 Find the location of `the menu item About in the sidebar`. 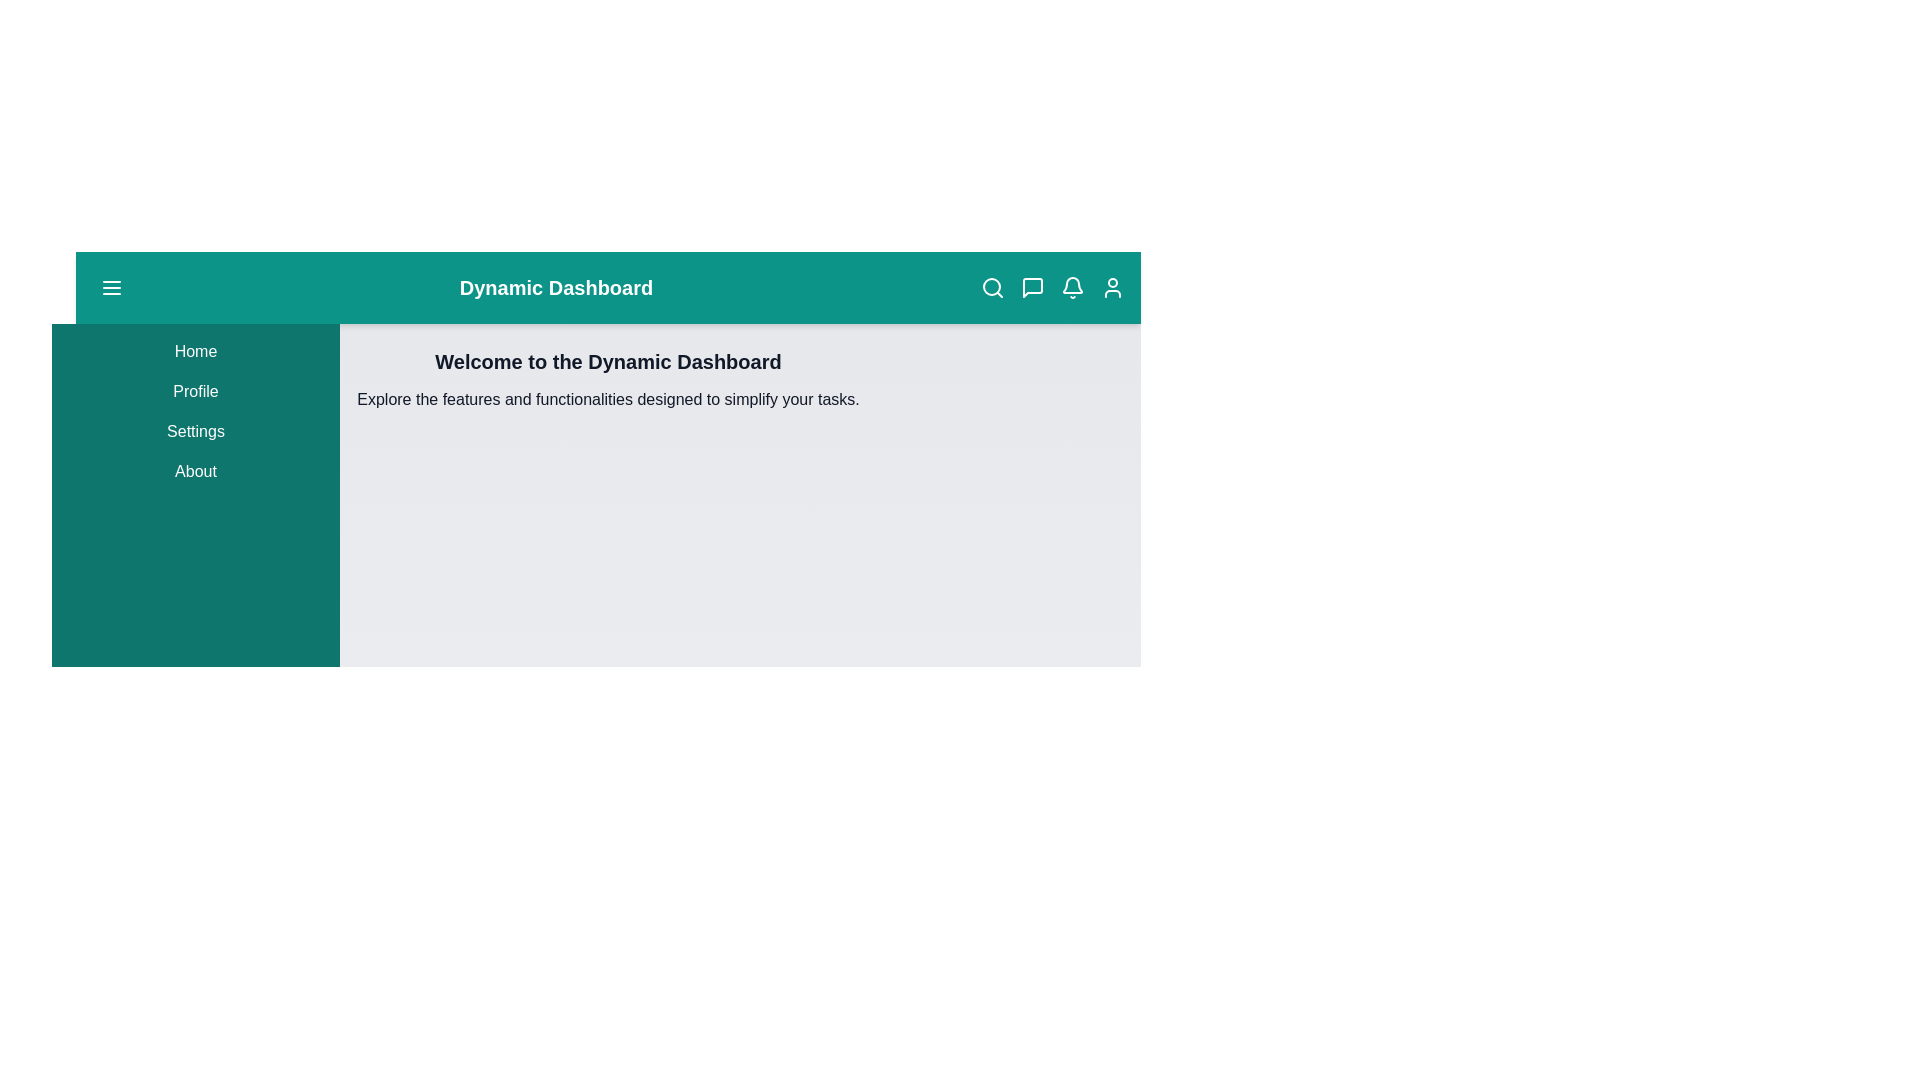

the menu item About in the sidebar is located at coordinates (196, 471).